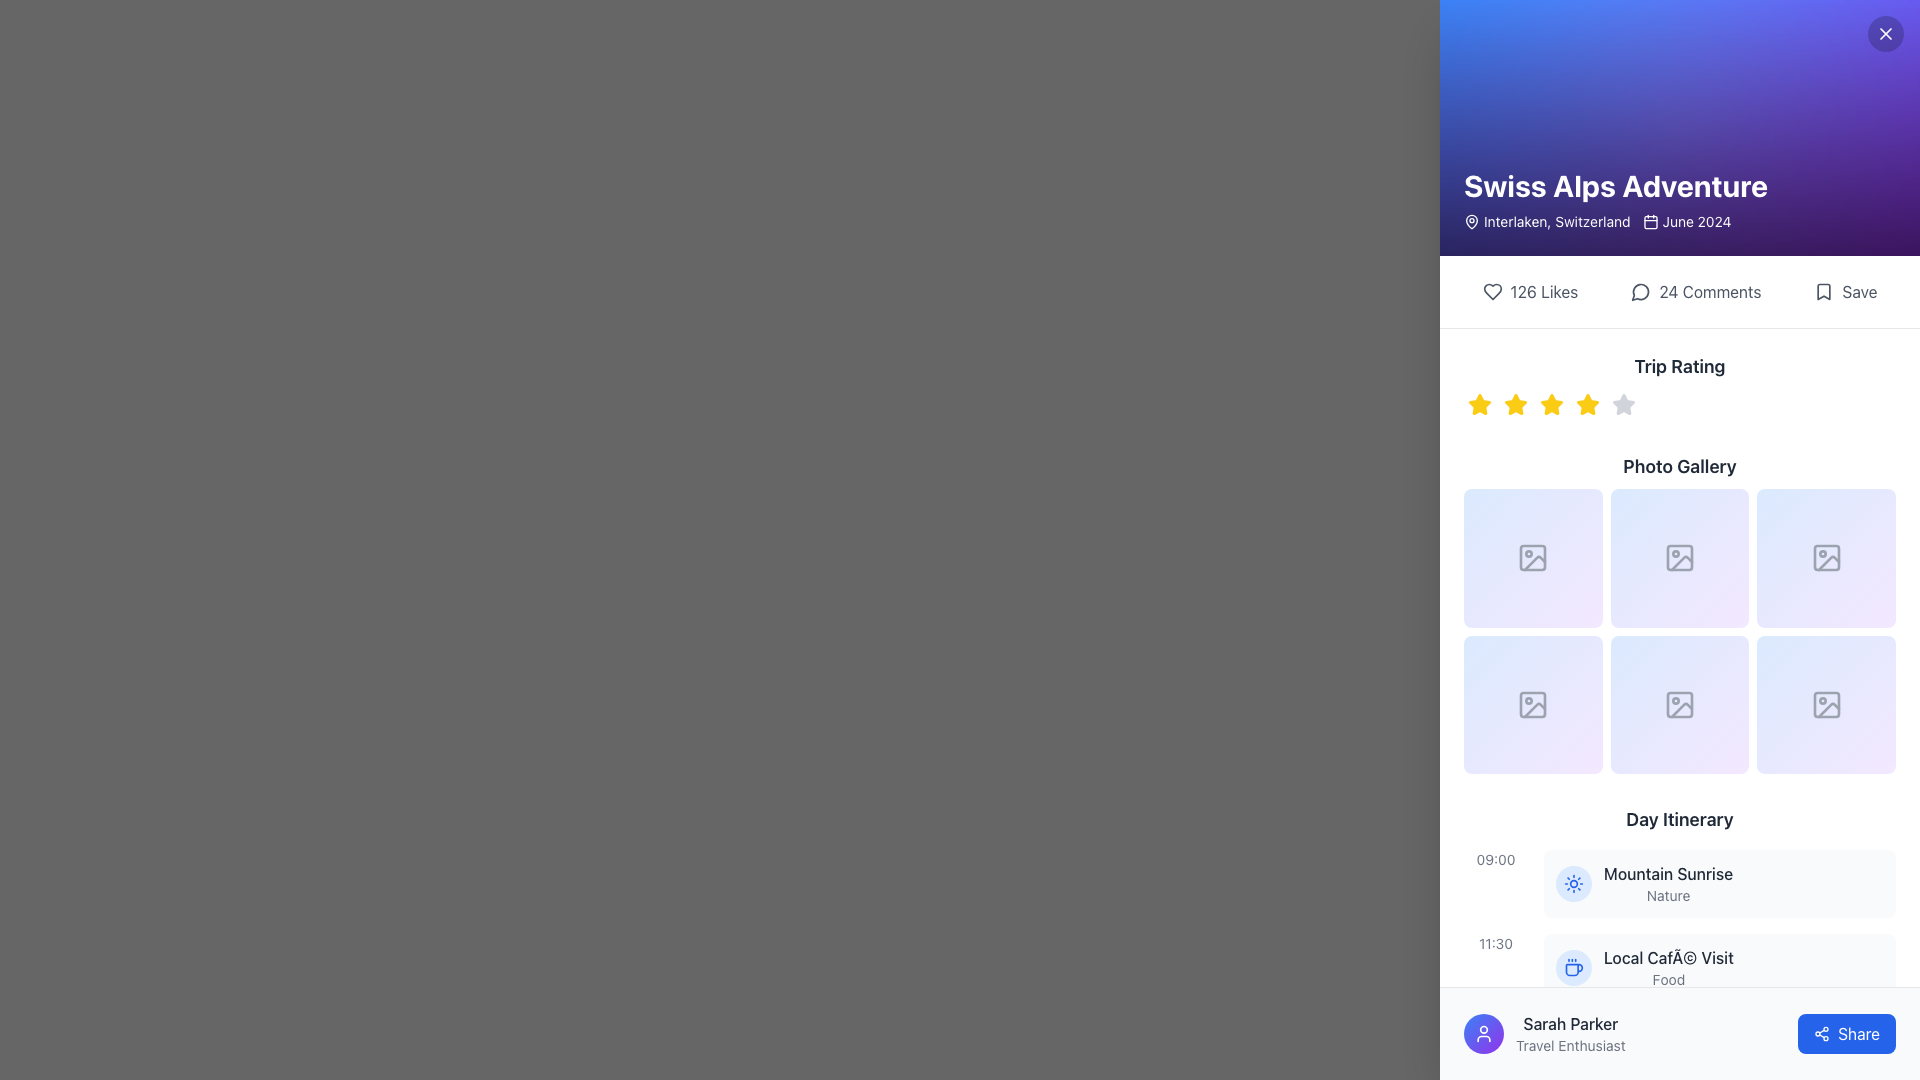 Image resolution: width=1920 pixels, height=1080 pixels. Describe the element at coordinates (1573, 882) in the screenshot. I see `the sun icon representing the 'Mountain Sunrise' entry in the Day Itinerary section` at that location.